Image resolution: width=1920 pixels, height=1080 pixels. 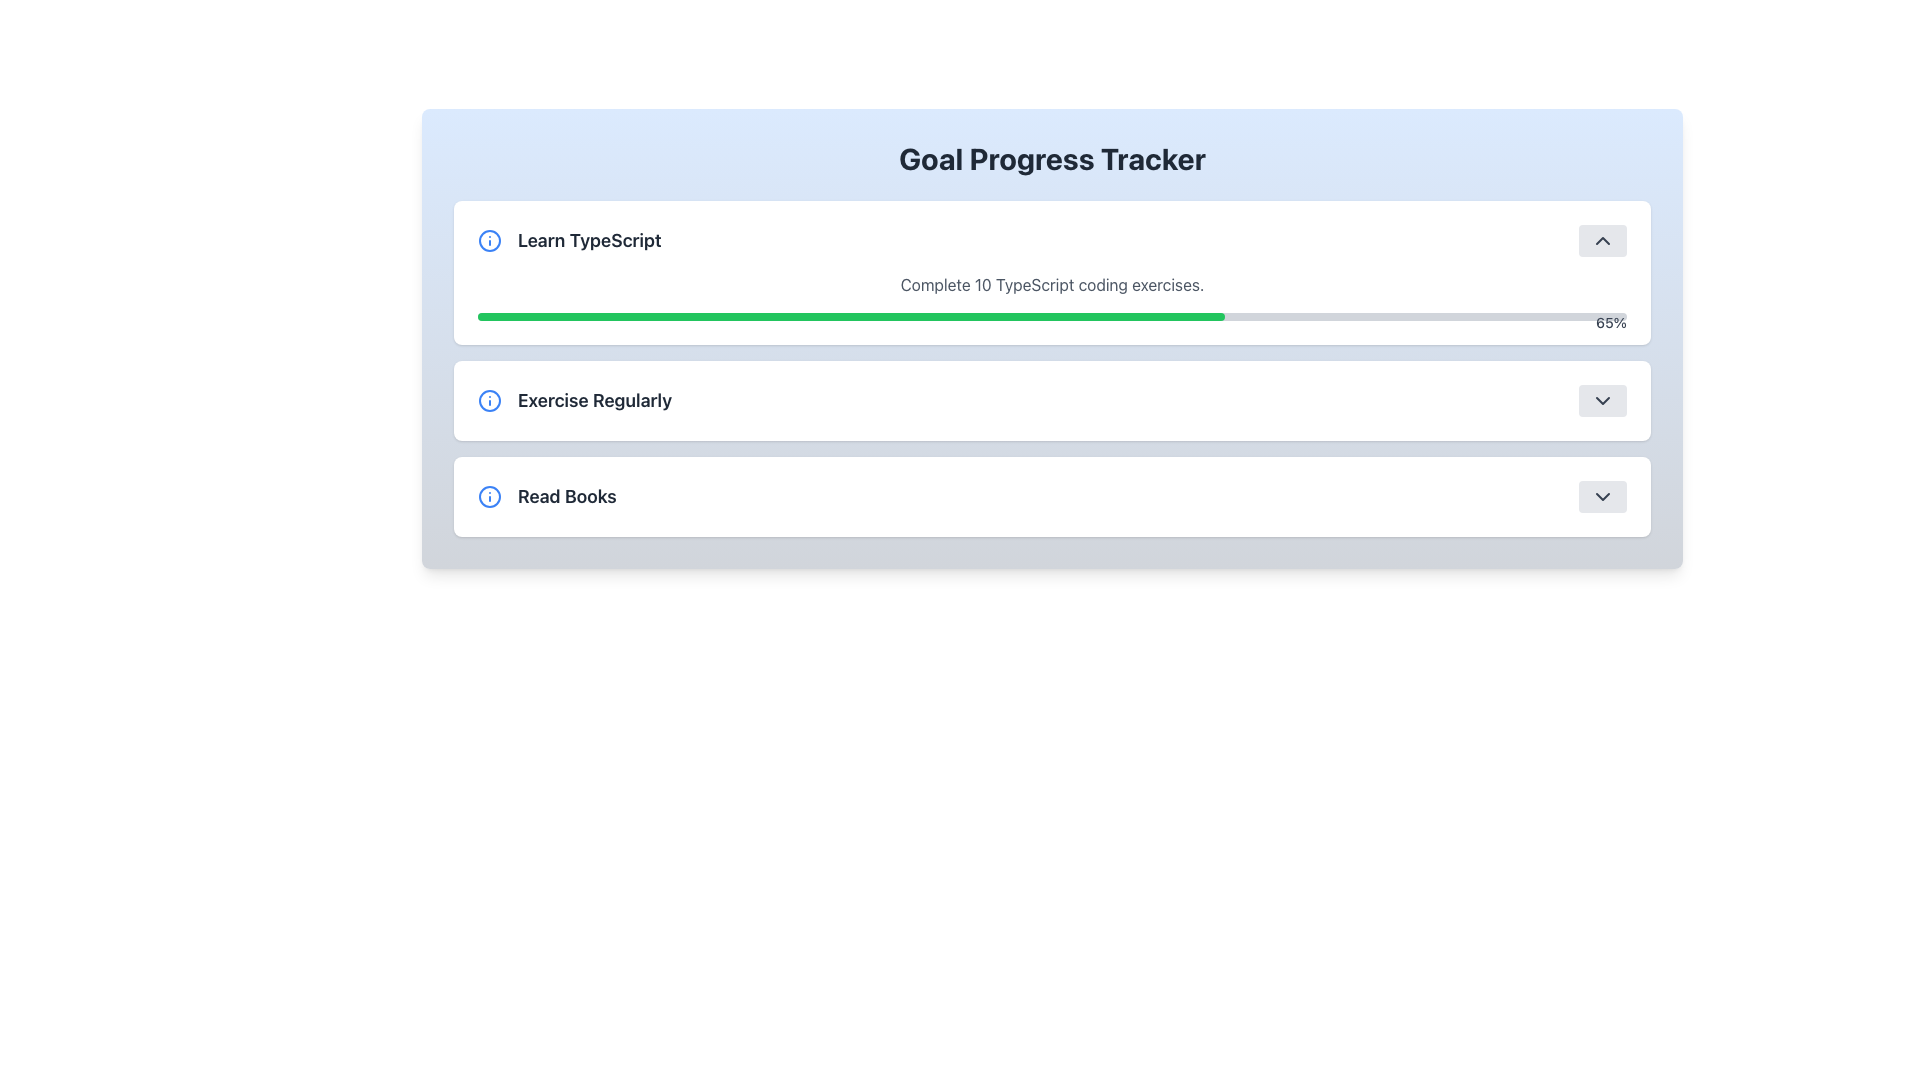 I want to click on the blue SVG circle element that is part of the information icon located to the left of the 'Learn TypeScript' title in the goal tracker interface, so click(x=489, y=239).